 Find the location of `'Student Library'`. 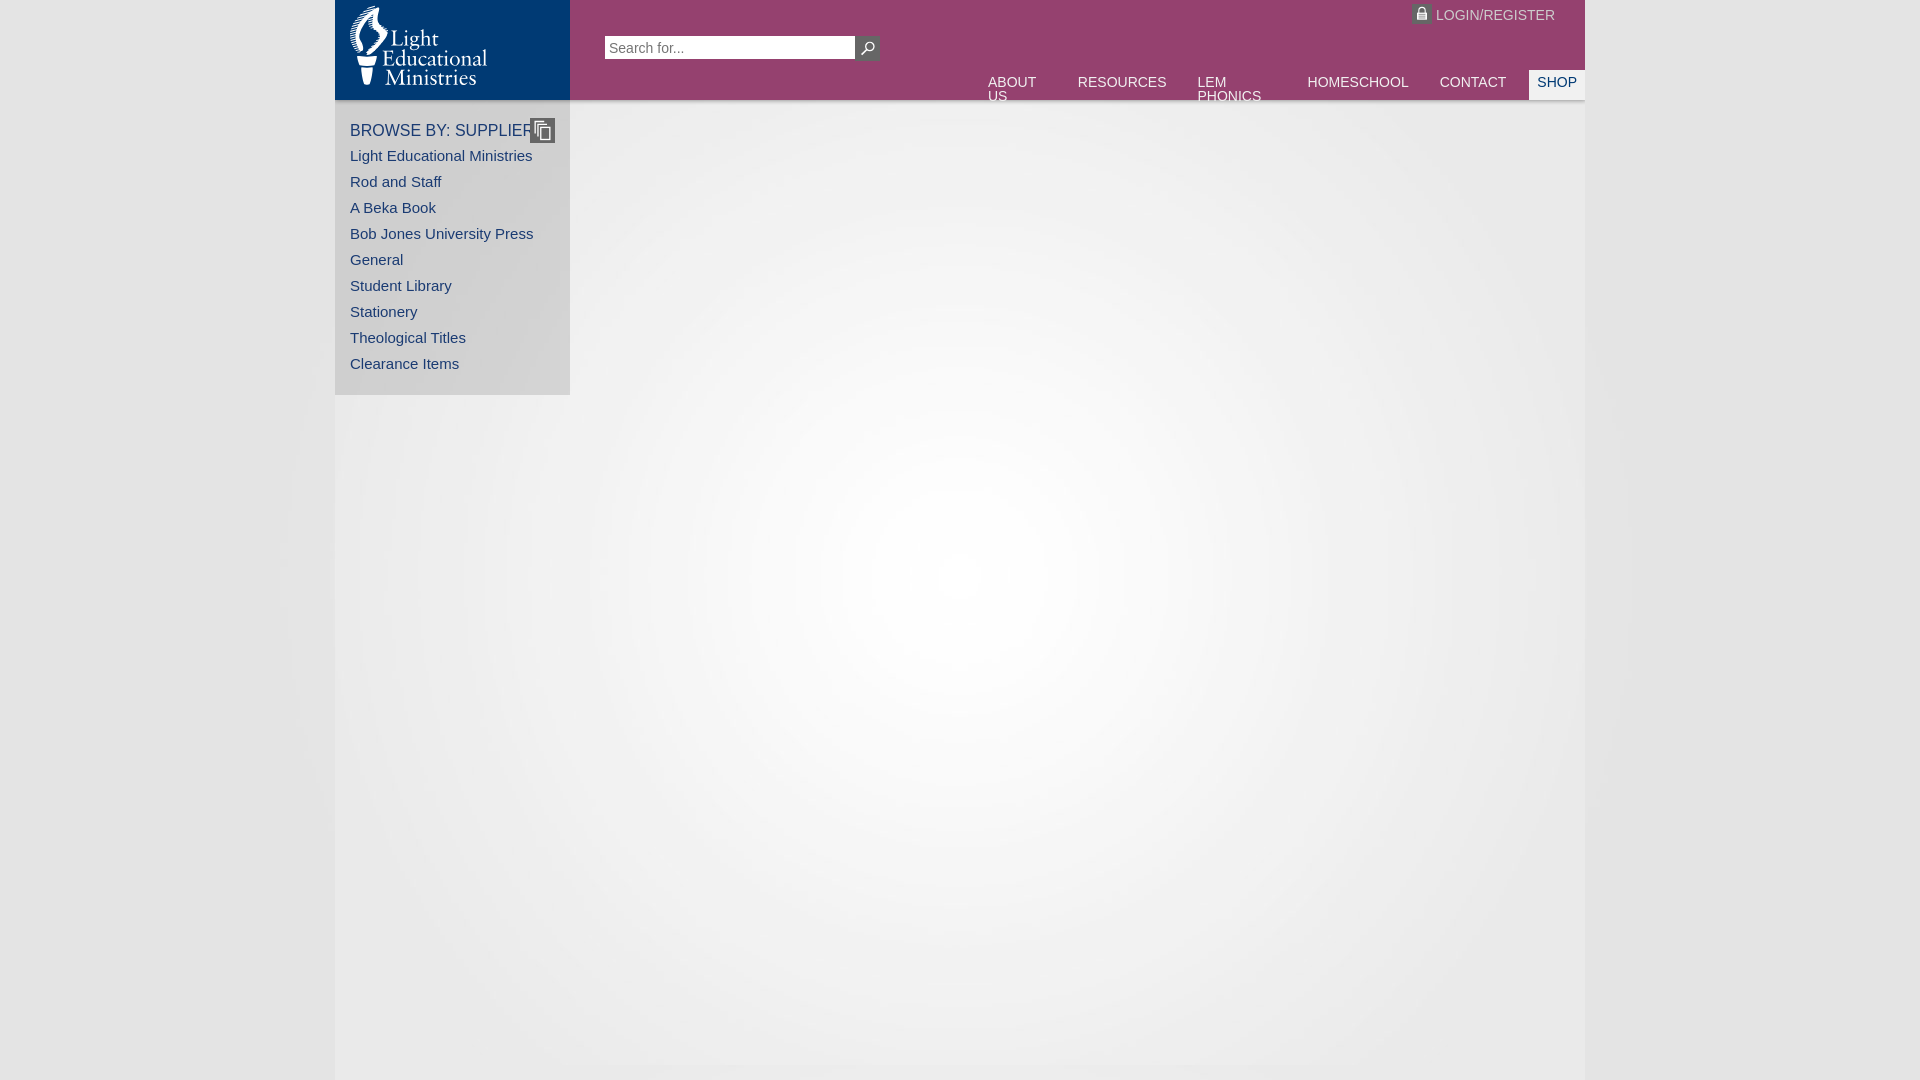

'Student Library' is located at coordinates (400, 285).